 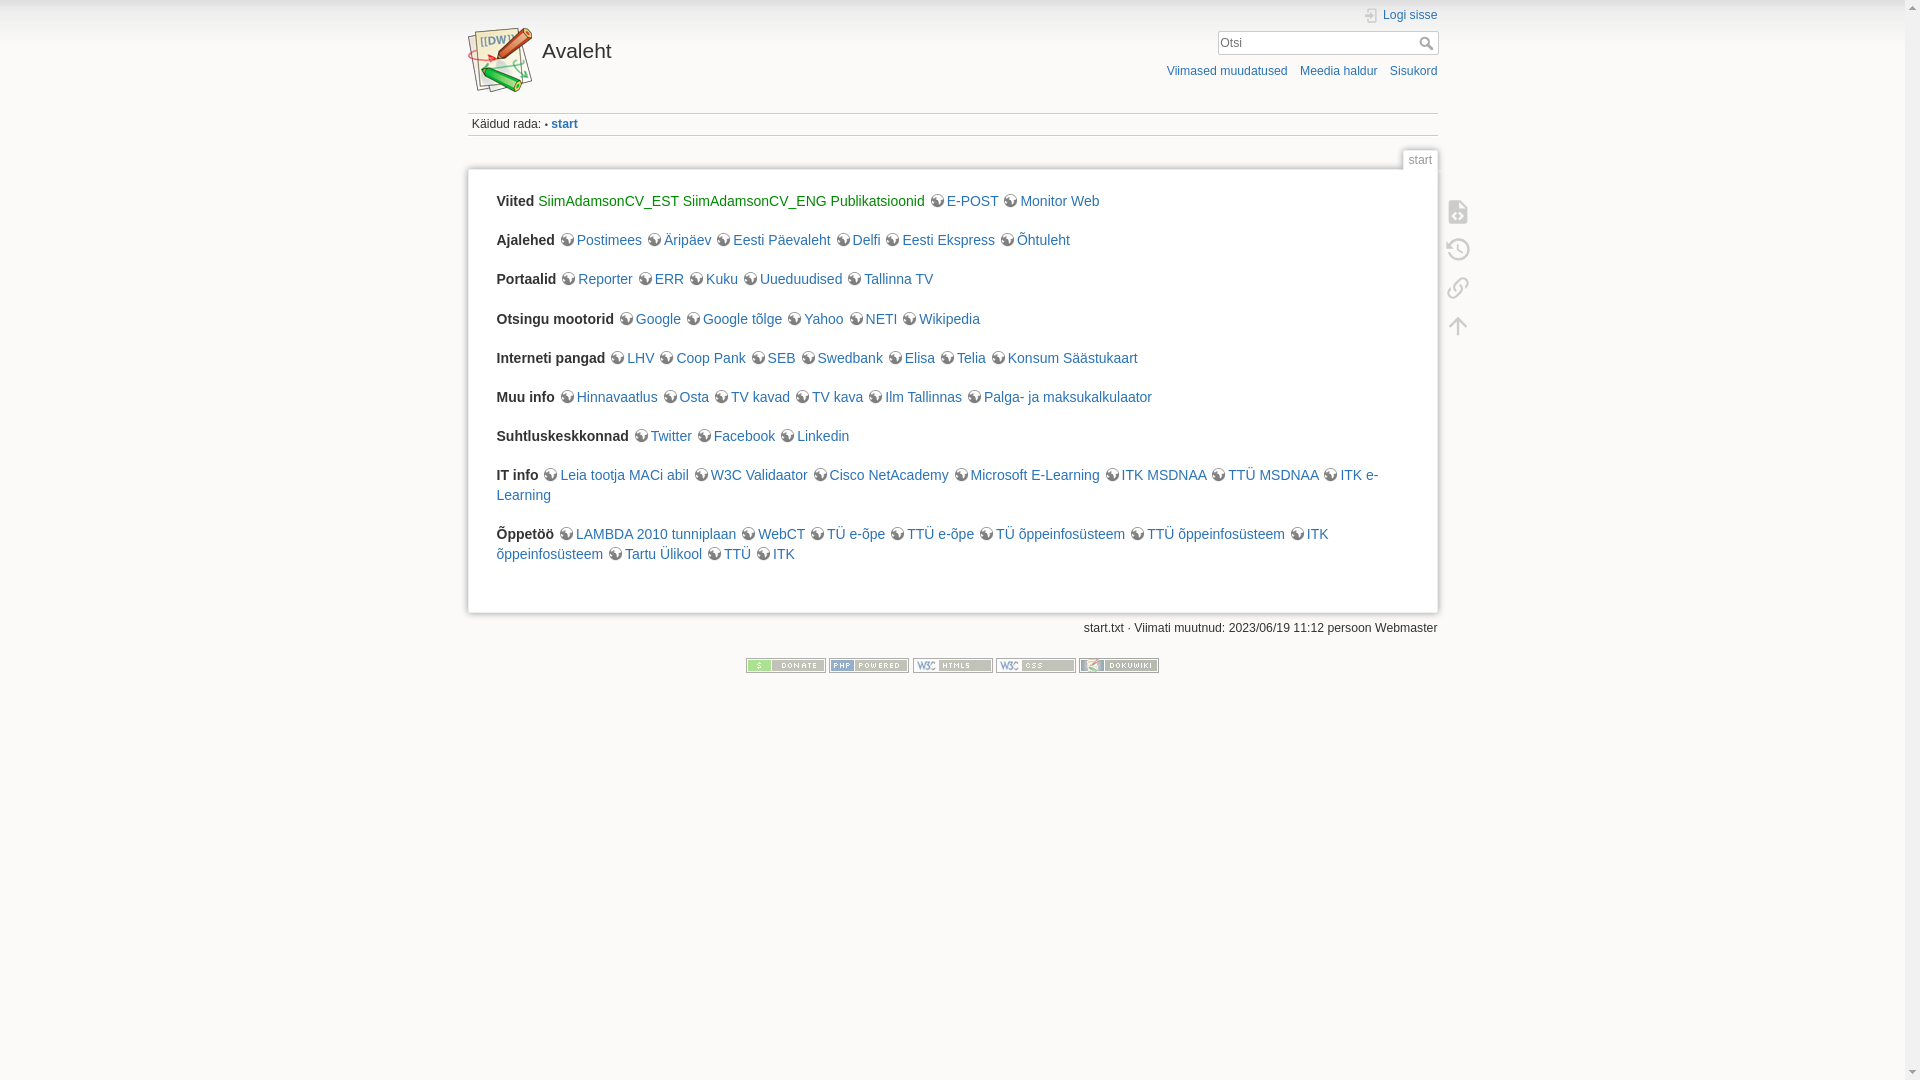 I want to click on 'Coop Pank', so click(x=657, y=357).